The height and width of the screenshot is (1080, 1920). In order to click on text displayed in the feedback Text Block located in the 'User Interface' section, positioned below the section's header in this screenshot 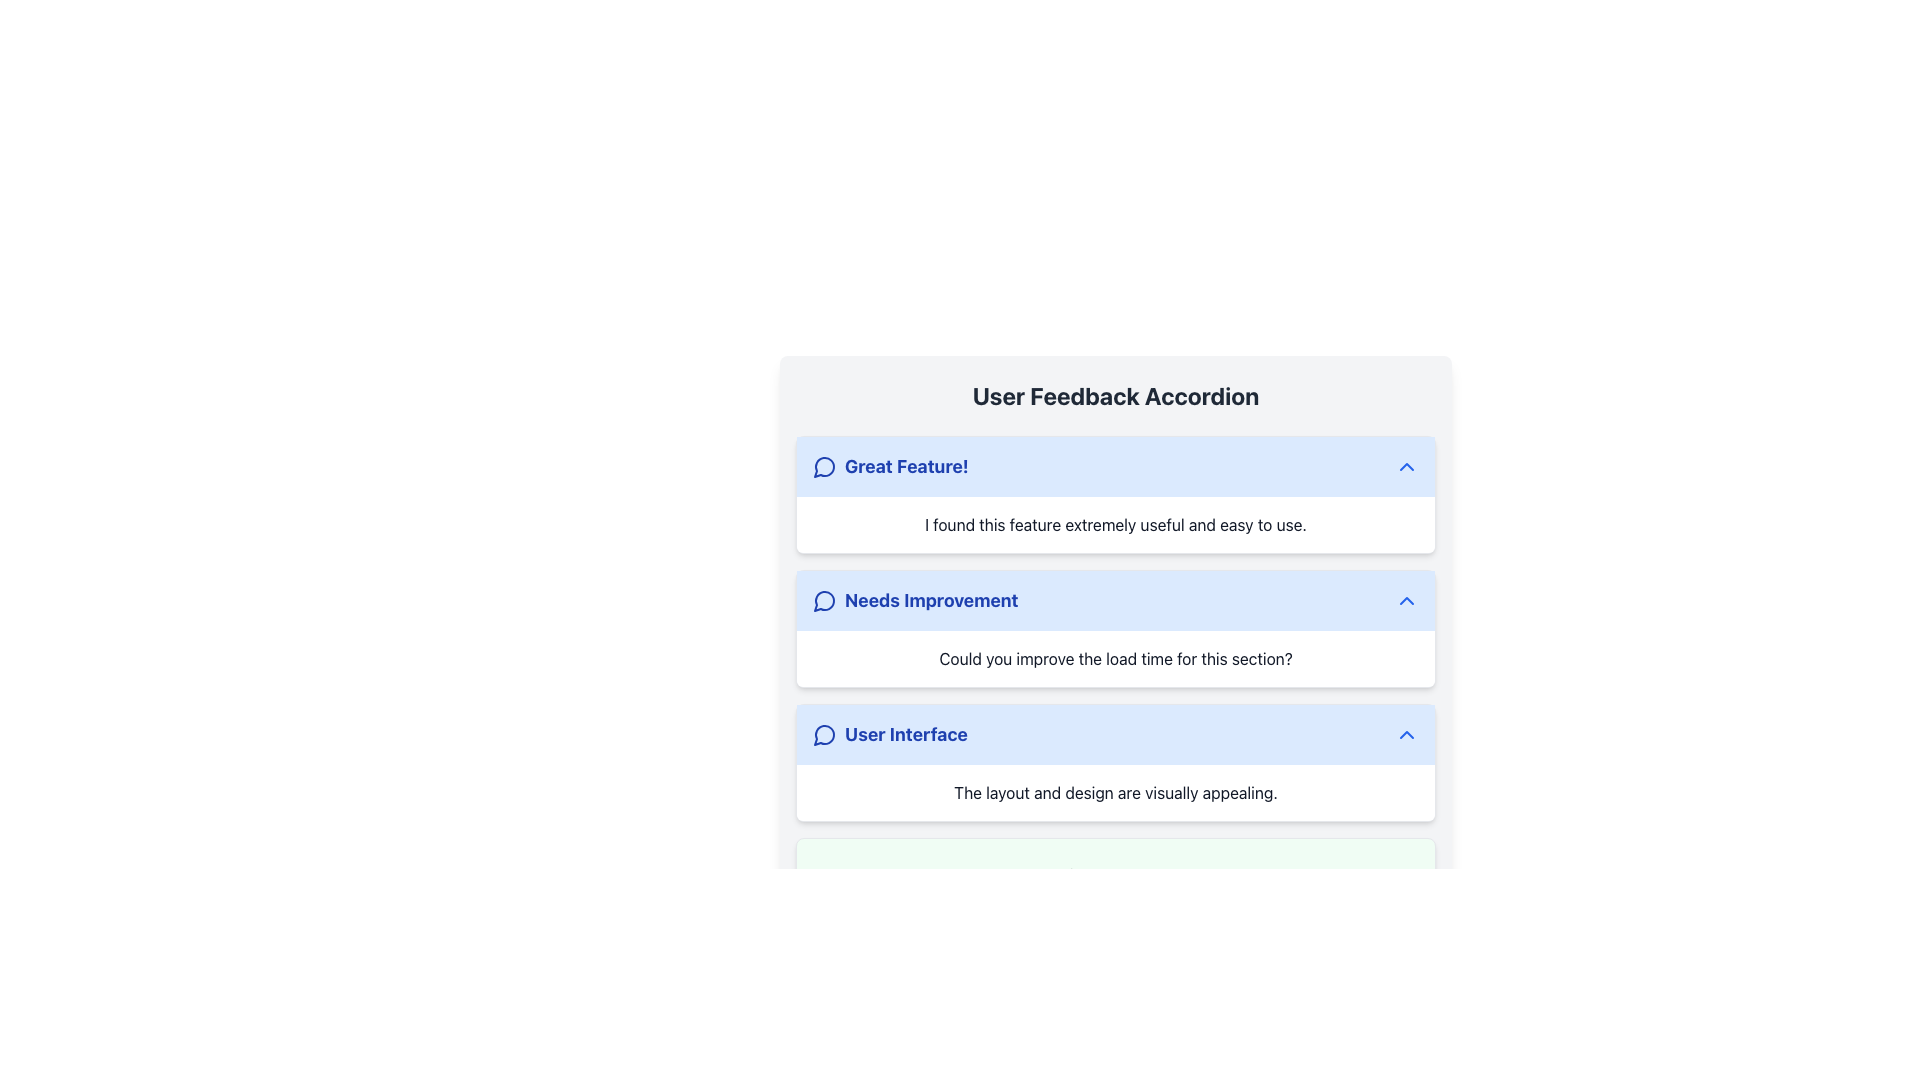, I will do `click(1115, 792)`.